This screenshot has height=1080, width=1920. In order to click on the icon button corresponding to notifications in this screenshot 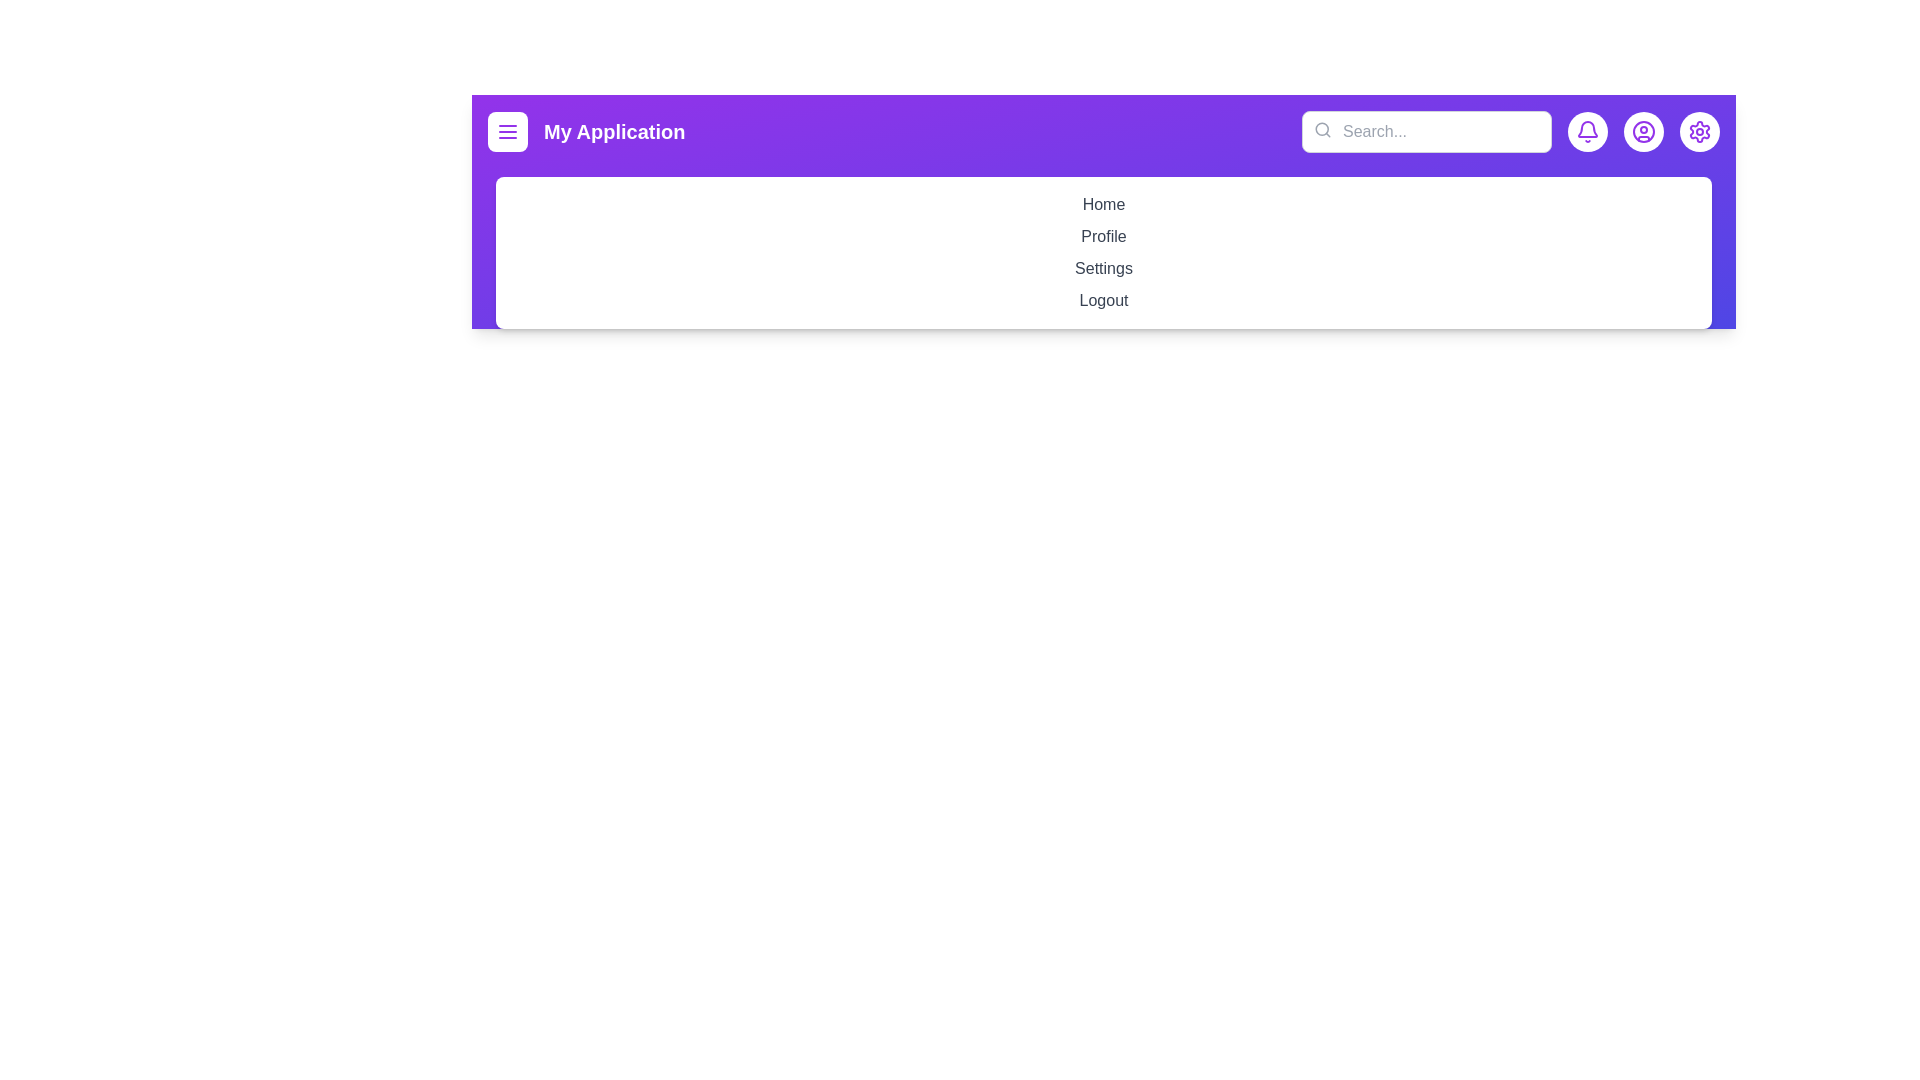, I will do `click(1587, 131)`.